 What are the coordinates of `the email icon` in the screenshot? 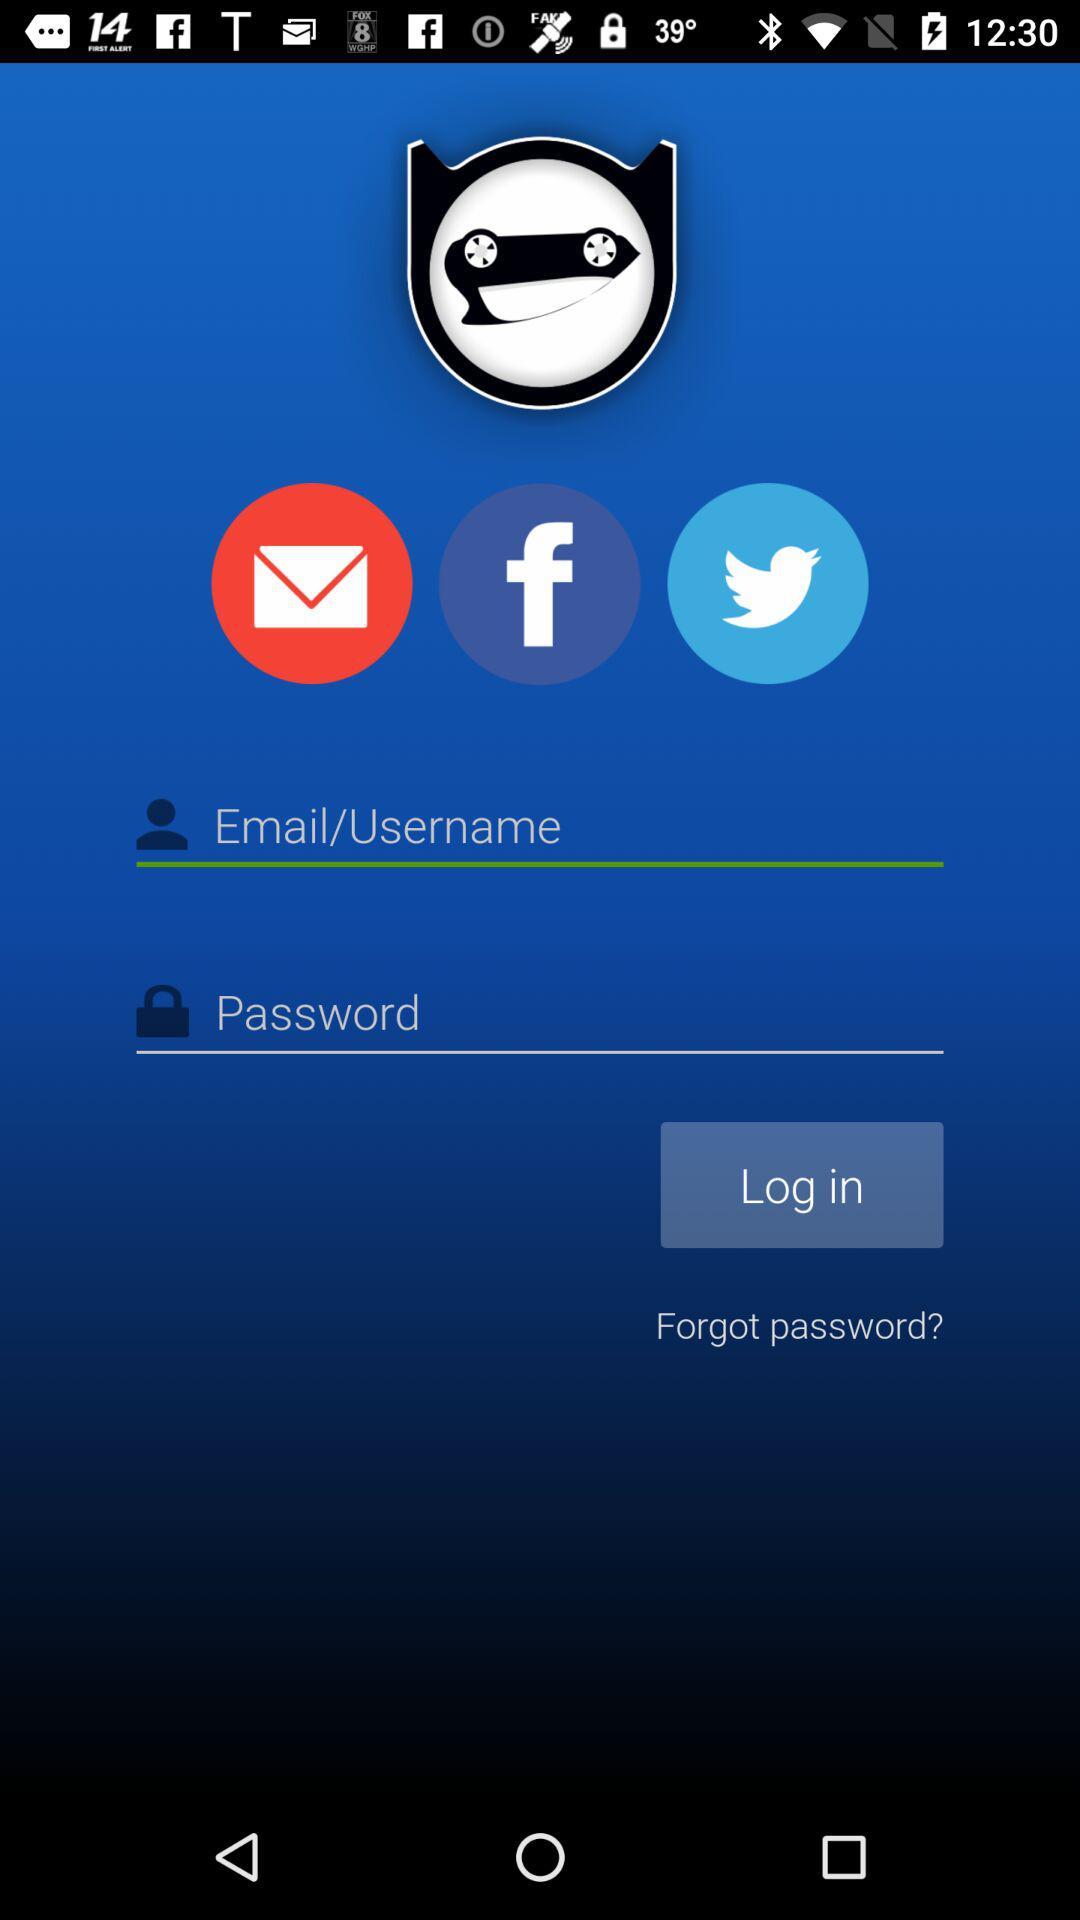 It's located at (312, 582).